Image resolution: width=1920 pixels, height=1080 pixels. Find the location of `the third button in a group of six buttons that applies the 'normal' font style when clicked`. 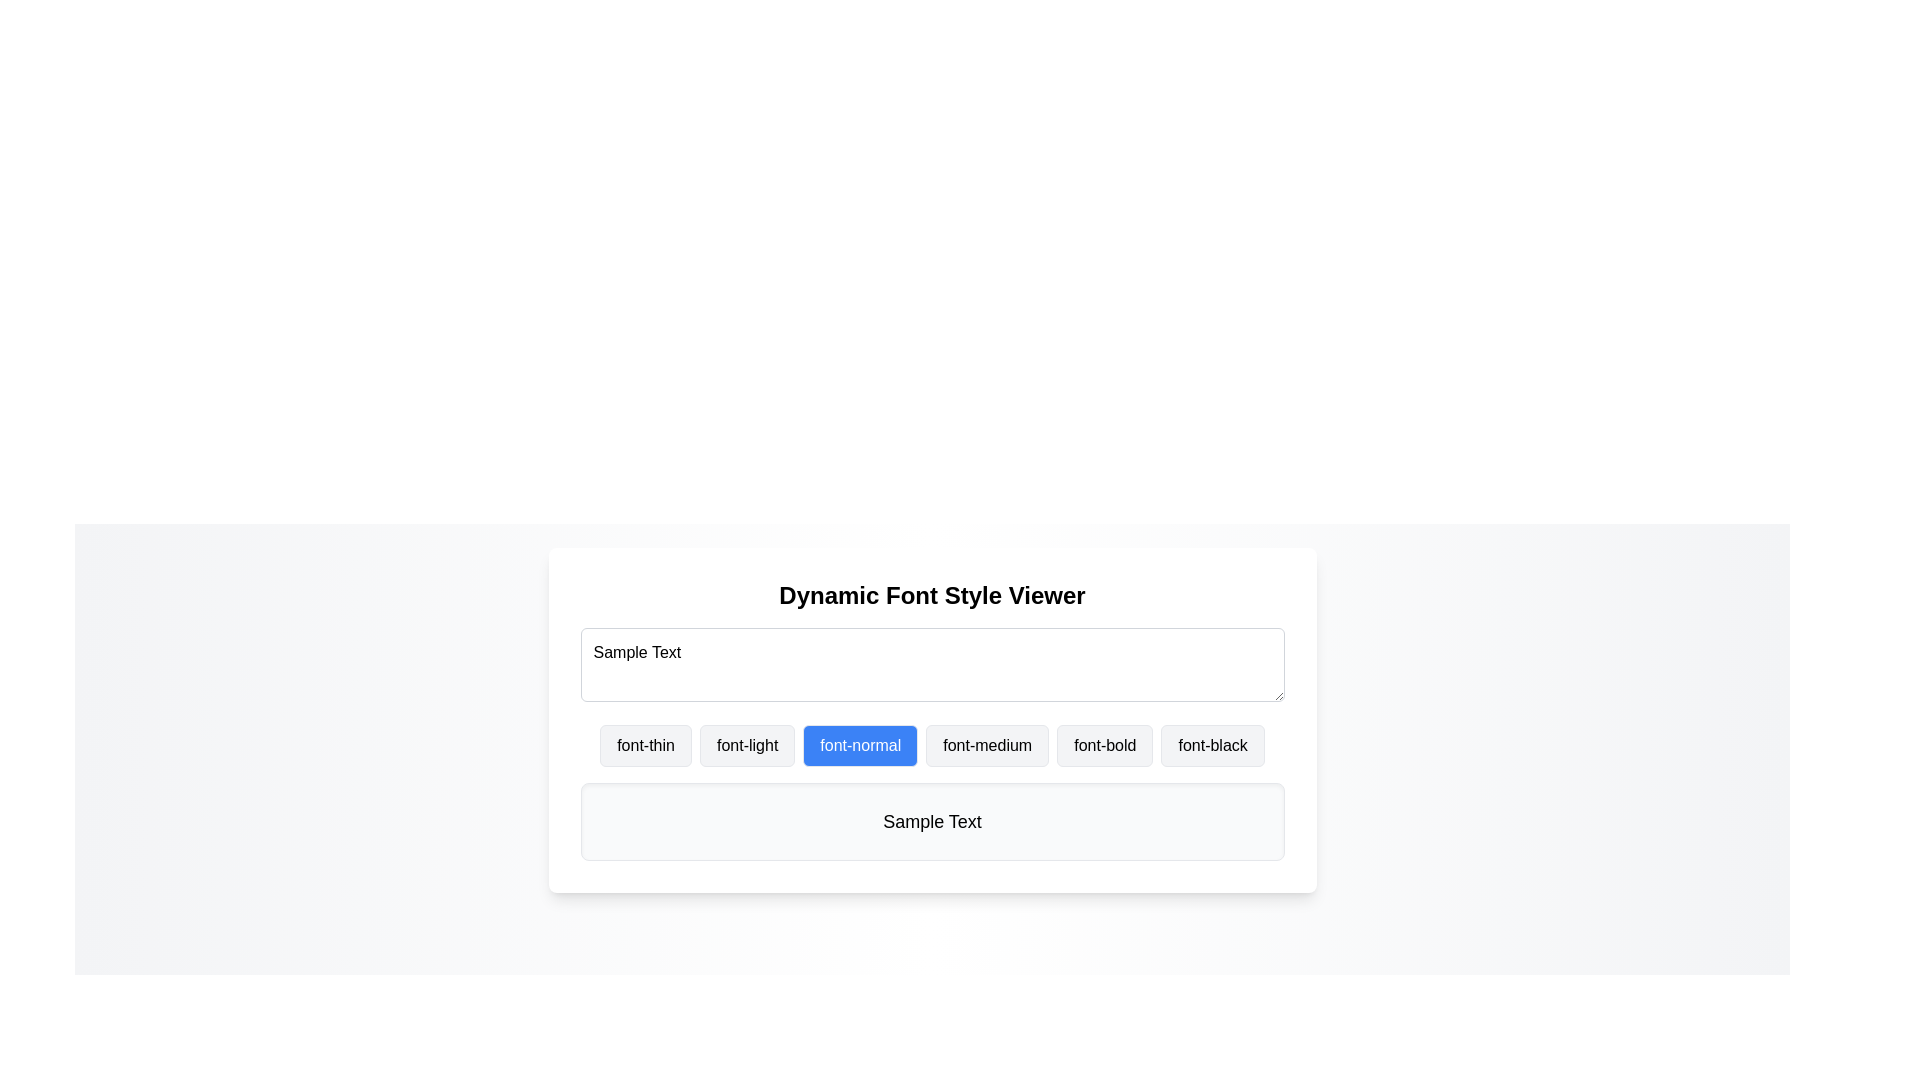

the third button in a group of six buttons that applies the 'normal' font style when clicked is located at coordinates (860, 745).